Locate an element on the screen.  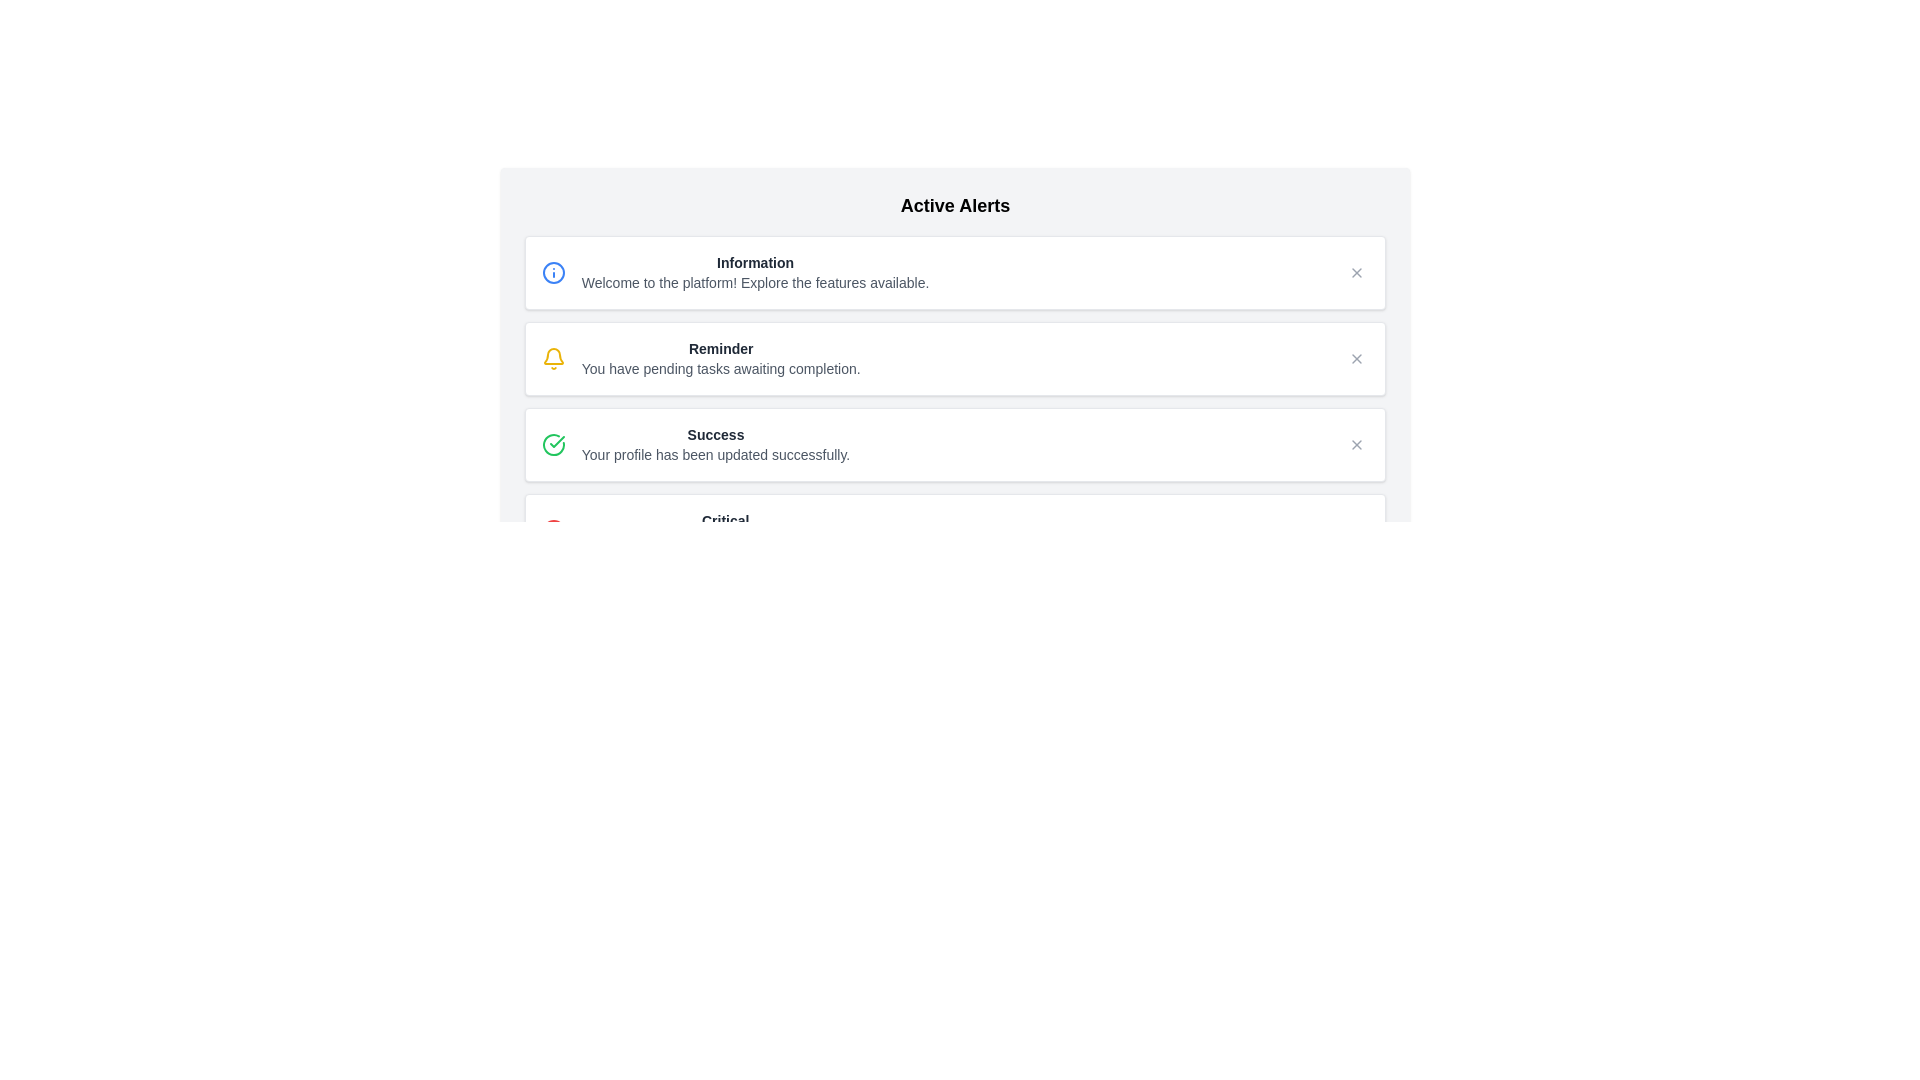
informational alert text displayed in the uppermost alert card within the 'Active Alerts' section, which includes a welcoming message and prompts exploration of platform features is located at coordinates (754, 273).